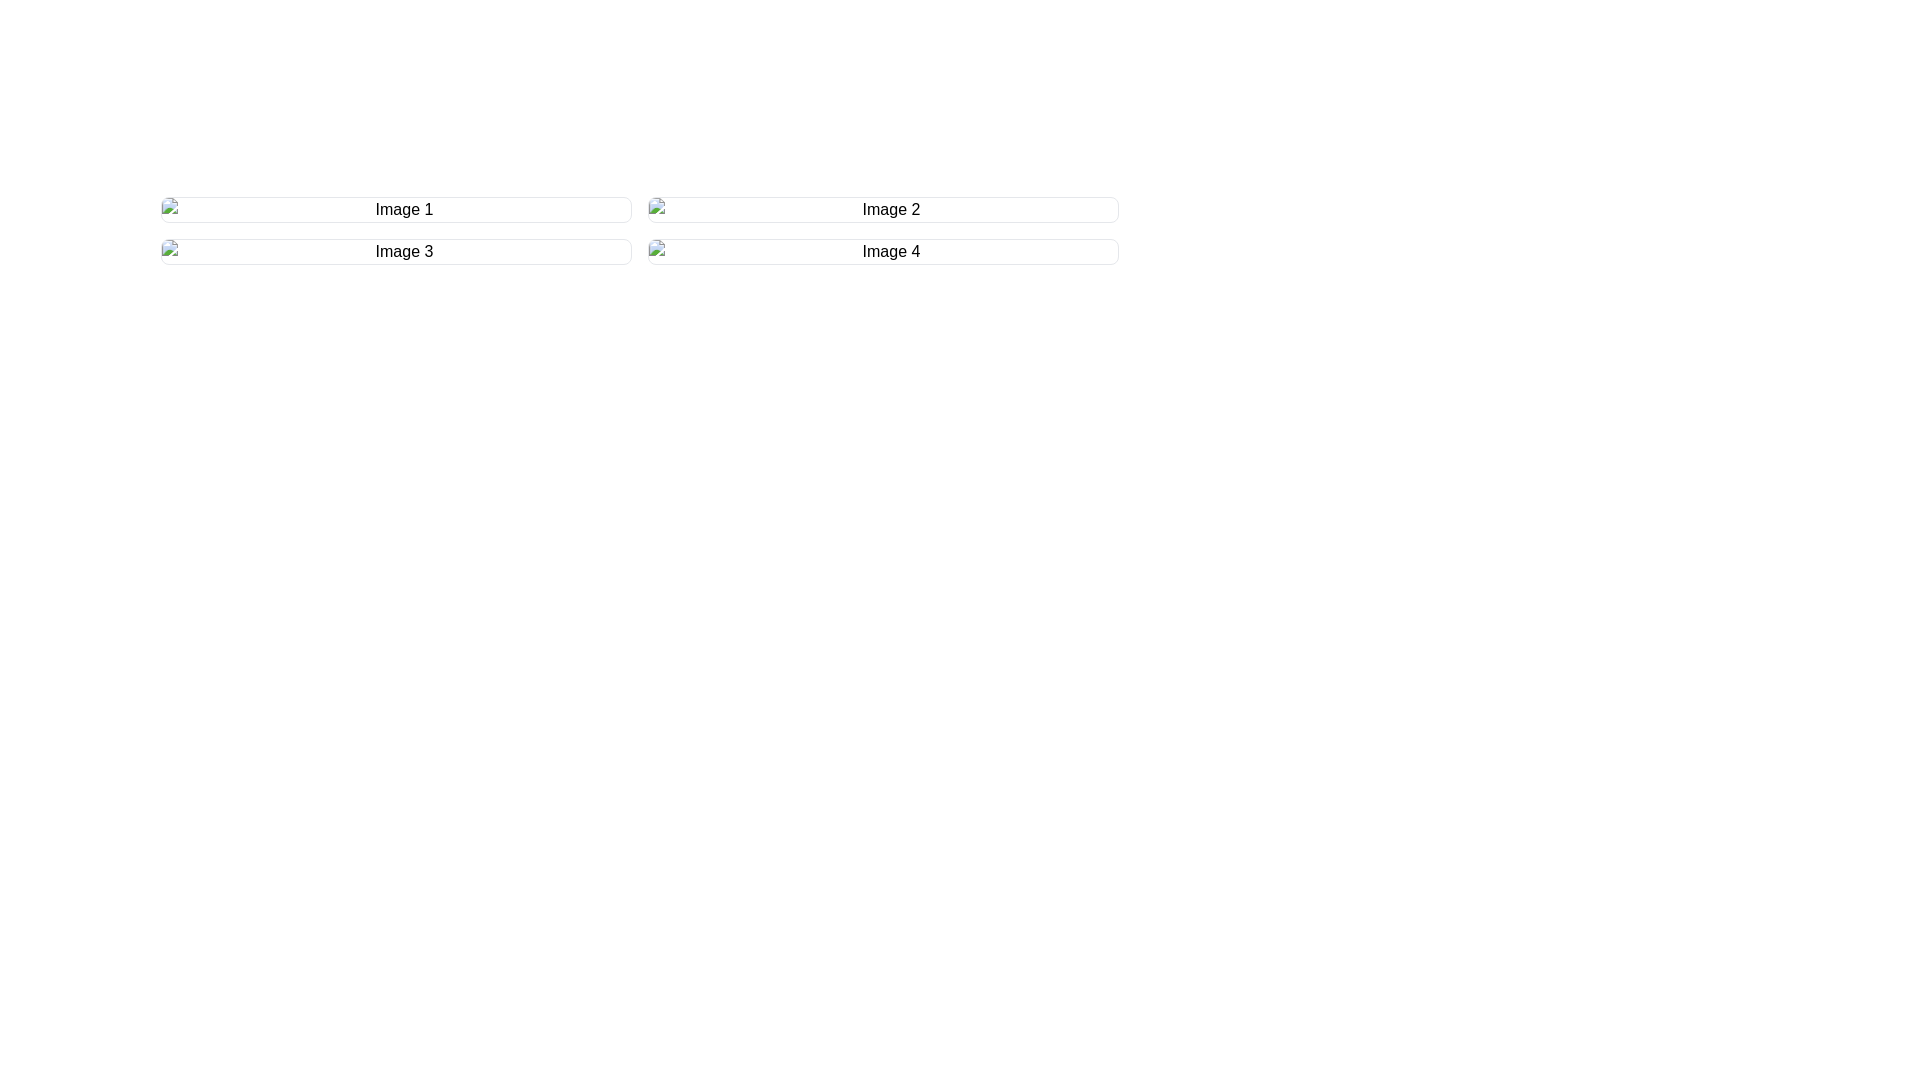 The height and width of the screenshot is (1080, 1920). I want to click on the image labeled 'Image 1' in the top-left corner of the grid, so click(396, 209).